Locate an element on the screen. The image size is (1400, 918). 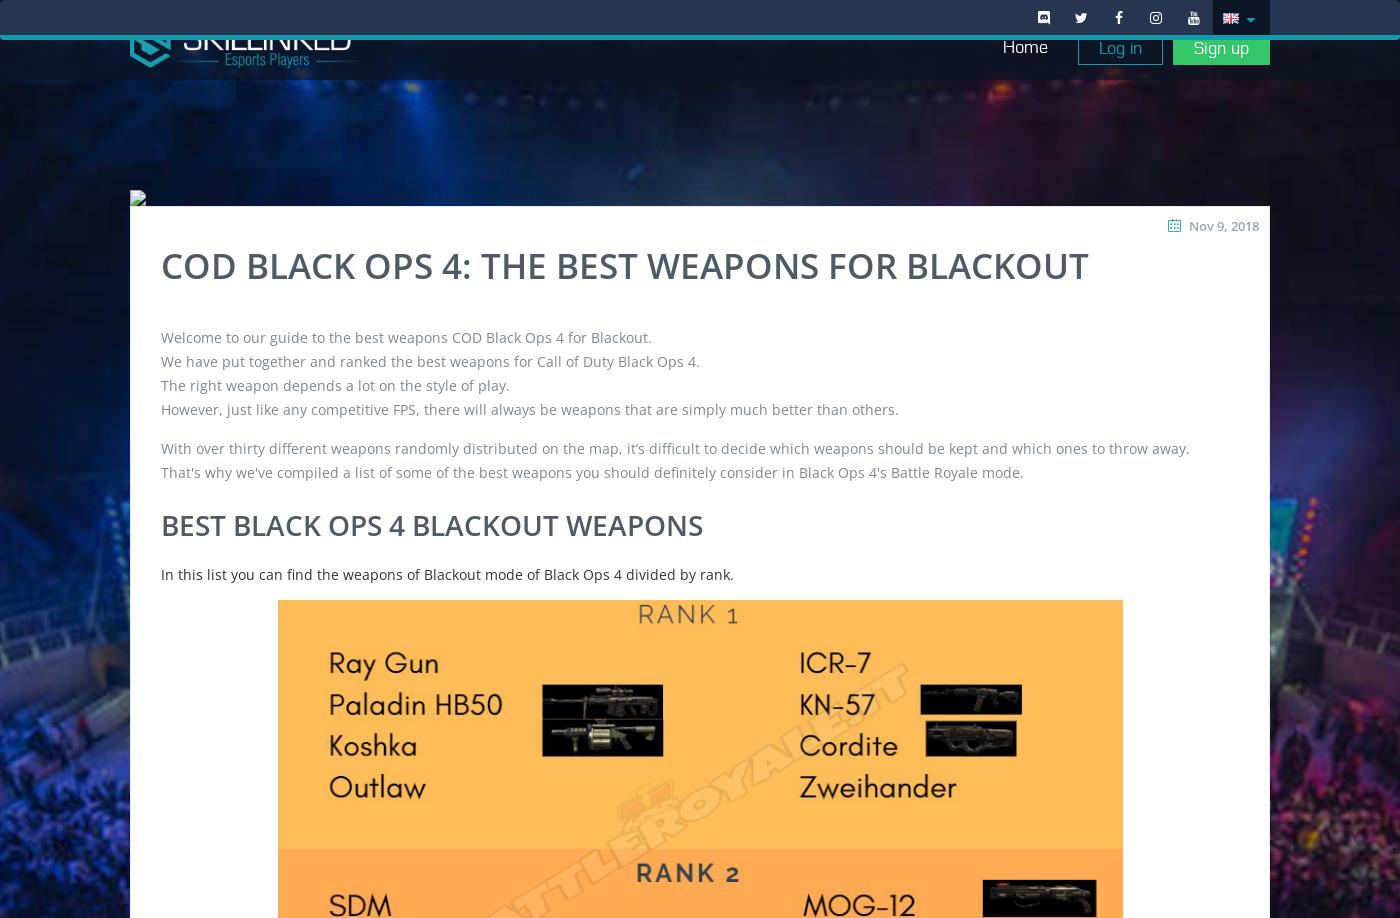
'The right weapon depends a lot on the style of play.' is located at coordinates (335, 383).